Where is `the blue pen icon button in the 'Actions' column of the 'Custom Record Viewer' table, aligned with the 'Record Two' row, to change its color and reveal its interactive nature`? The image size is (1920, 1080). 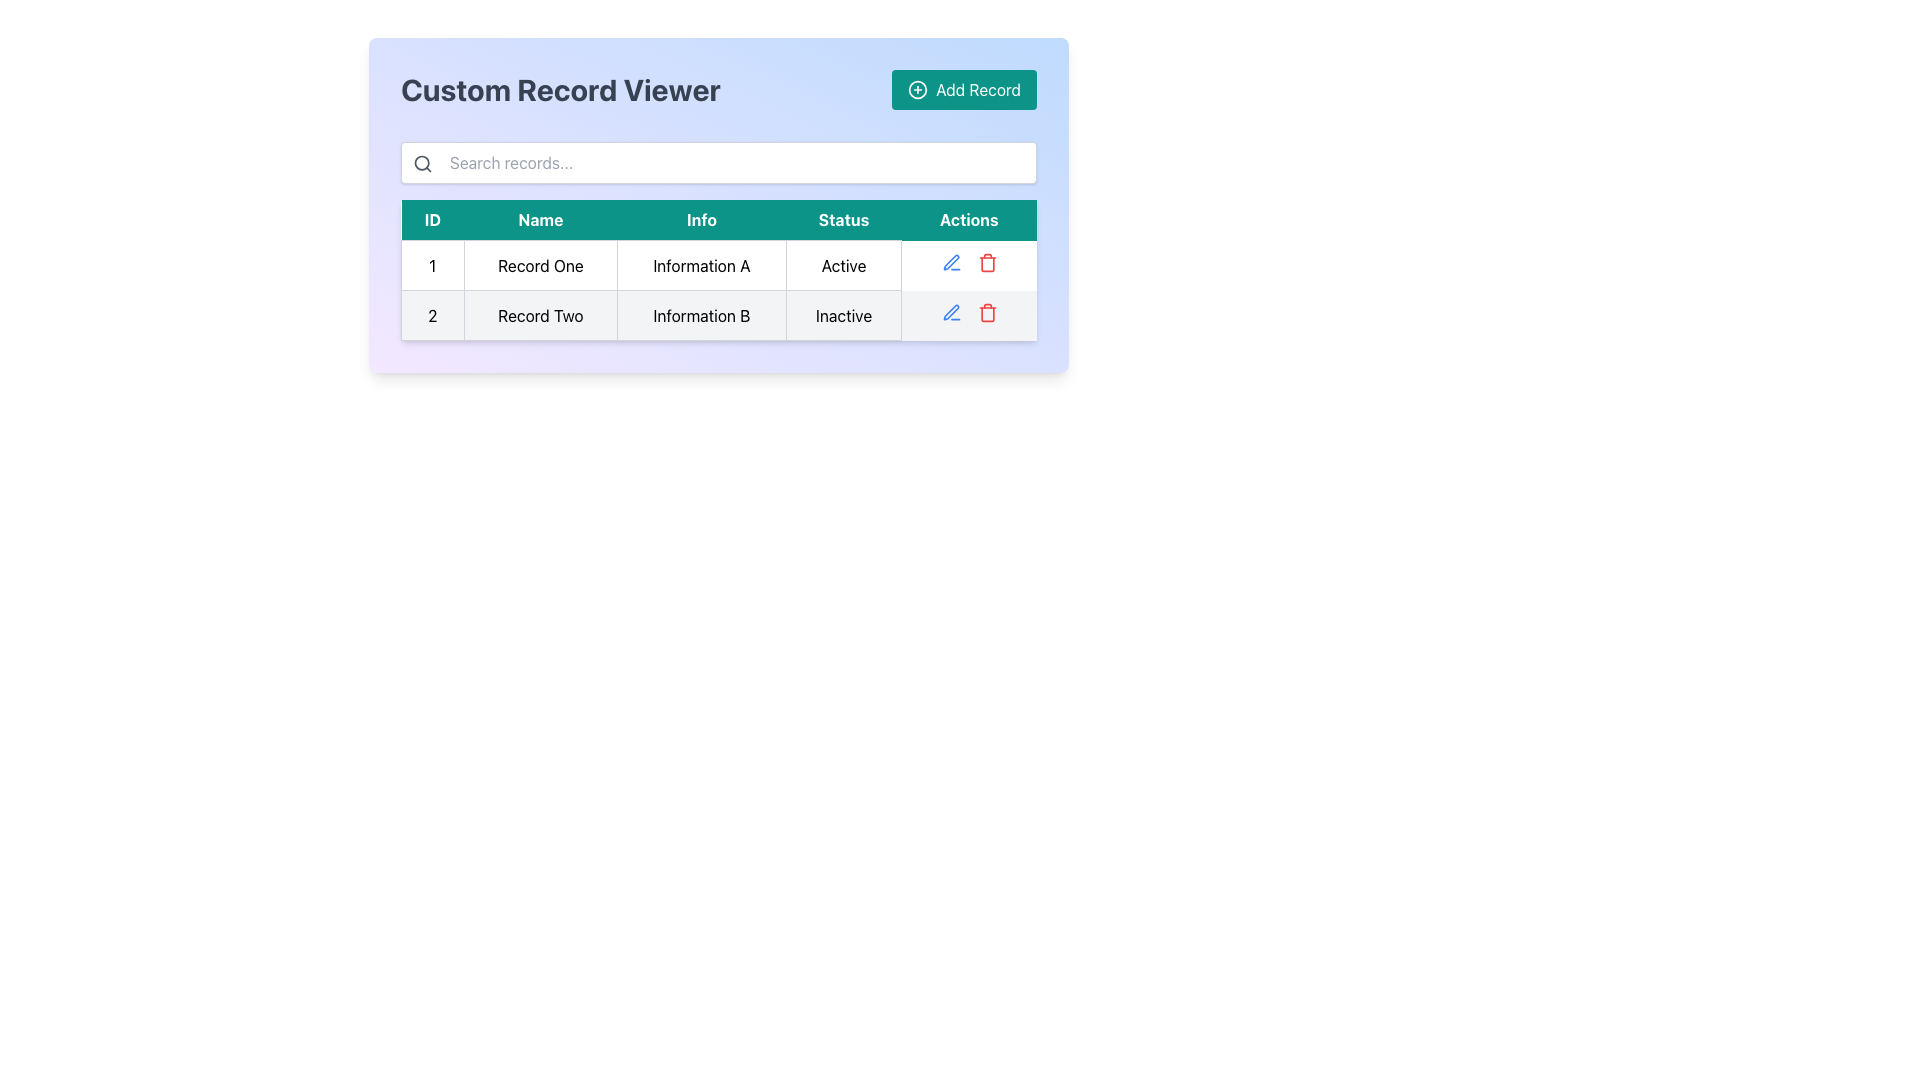 the blue pen icon button in the 'Actions' column of the 'Custom Record Viewer' table, aligned with the 'Record Two' row, to change its color and reveal its interactive nature is located at coordinates (950, 261).